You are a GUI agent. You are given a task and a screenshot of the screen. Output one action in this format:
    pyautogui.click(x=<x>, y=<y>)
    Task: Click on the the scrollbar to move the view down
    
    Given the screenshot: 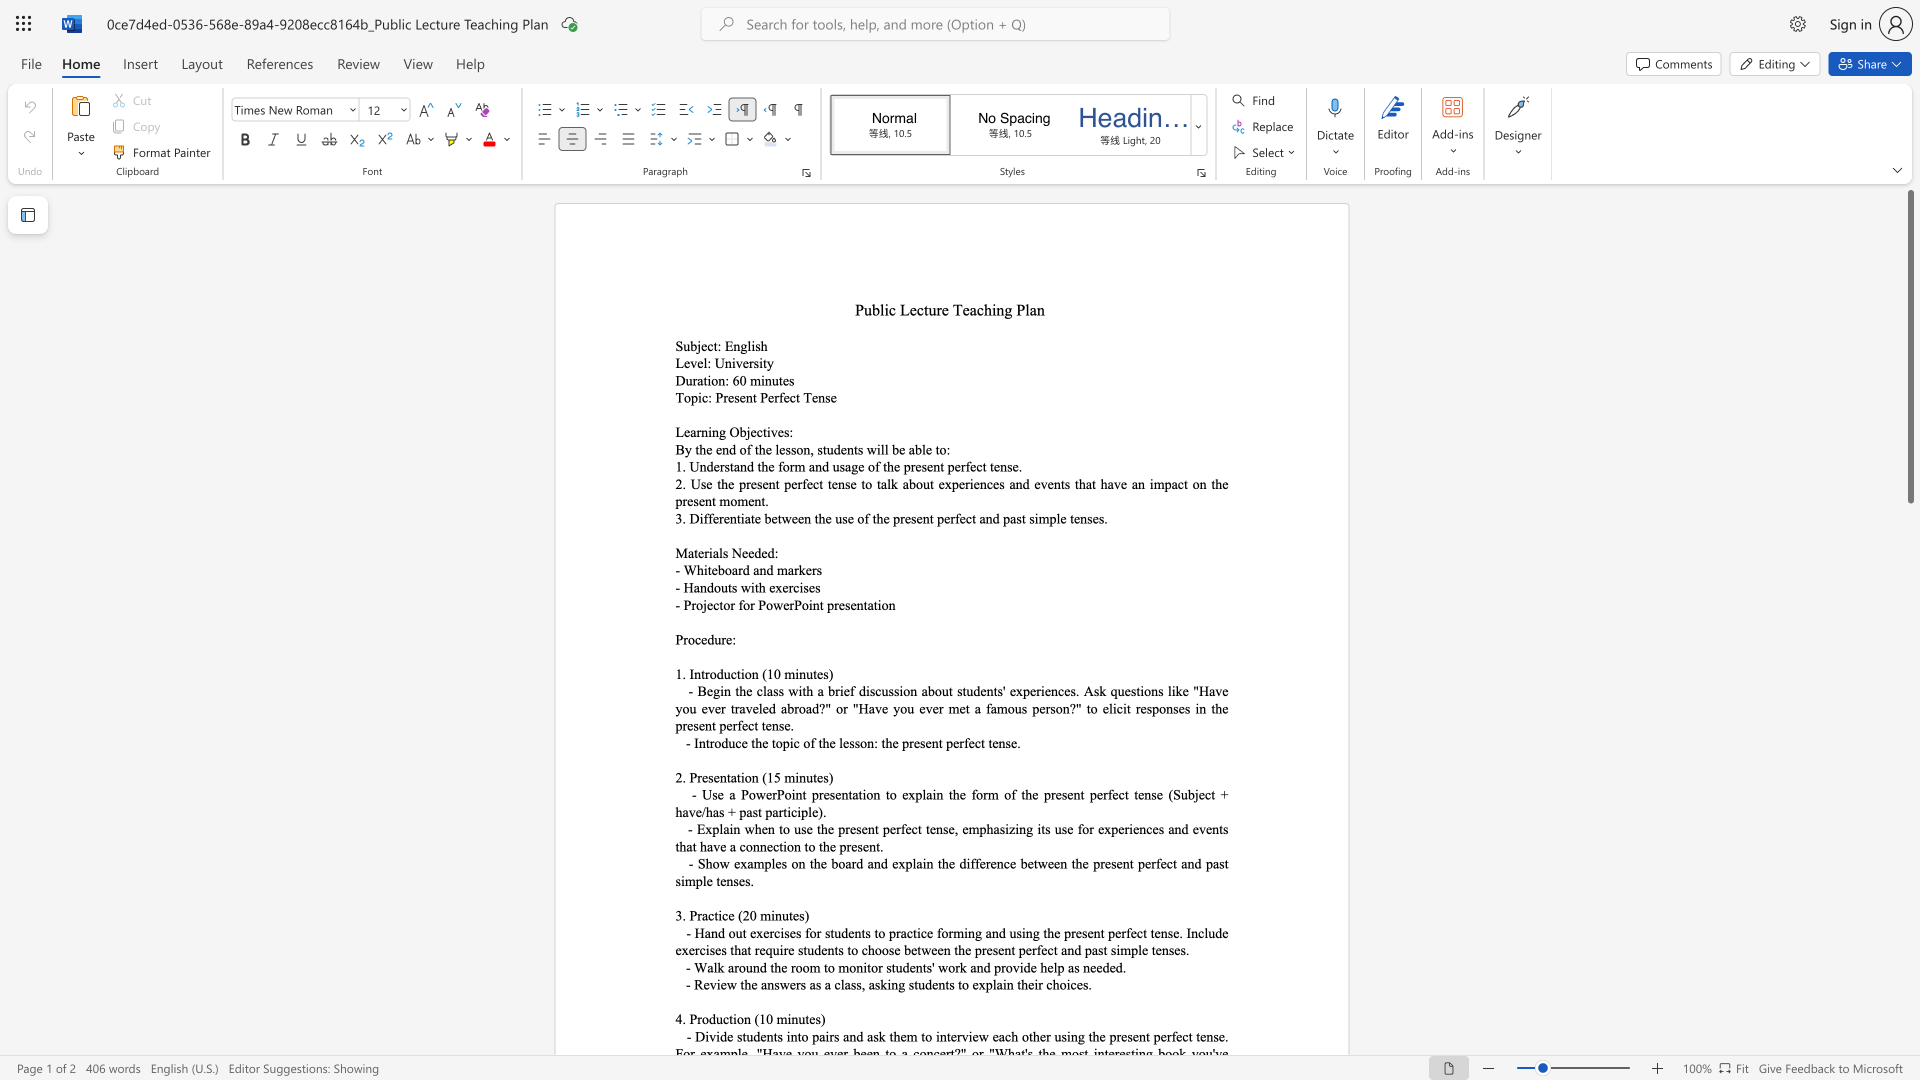 What is the action you would take?
    pyautogui.click(x=1909, y=559)
    